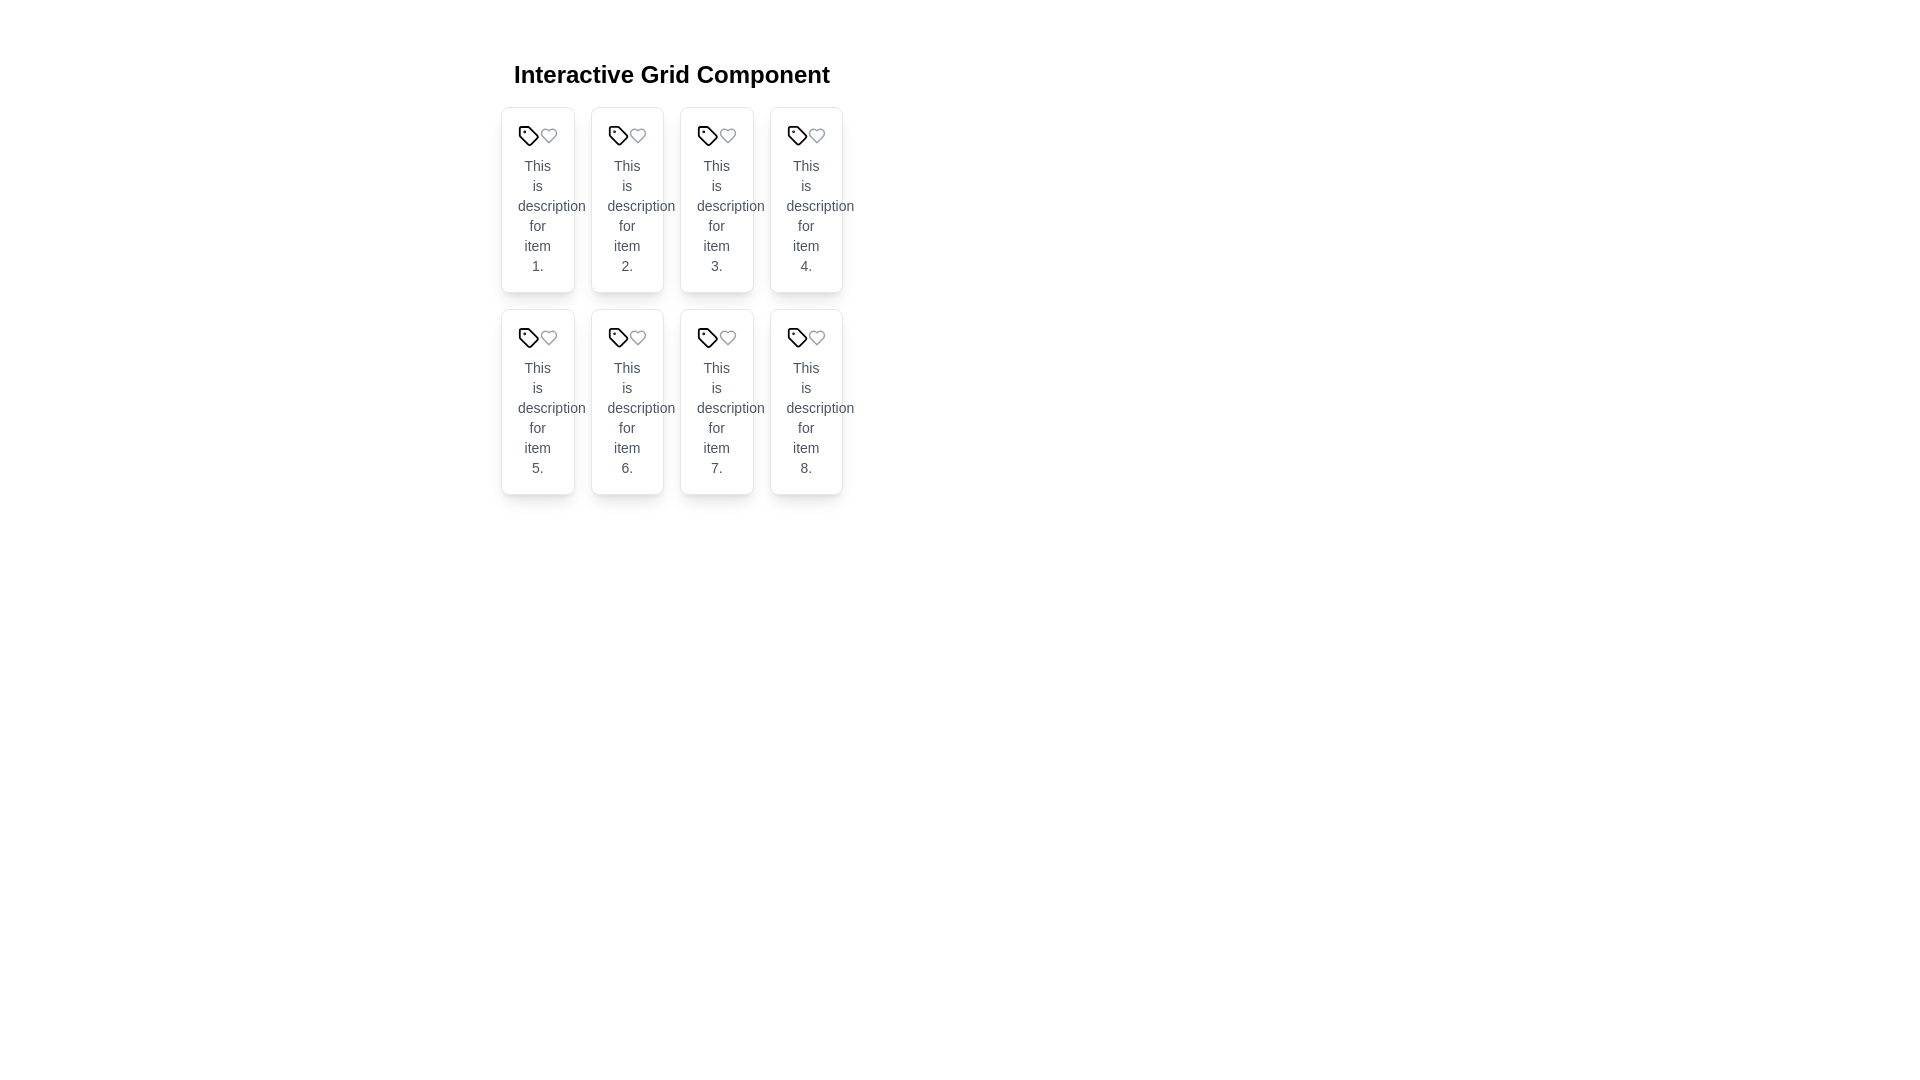 The image size is (1920, 1080). I want to click on the first card in the grid layout that displays information about an item, so click(537, 200).